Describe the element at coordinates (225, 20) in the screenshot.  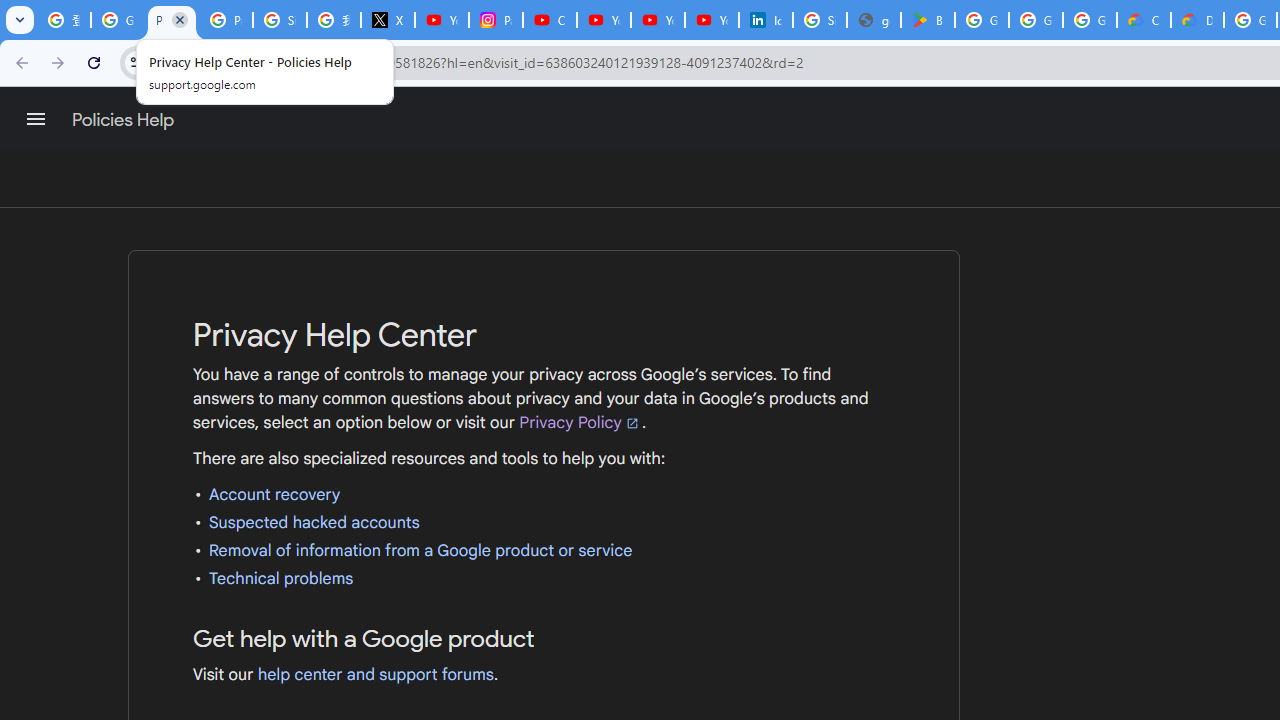
I see `'Privacy Help Center - Policies Help'` at that location.